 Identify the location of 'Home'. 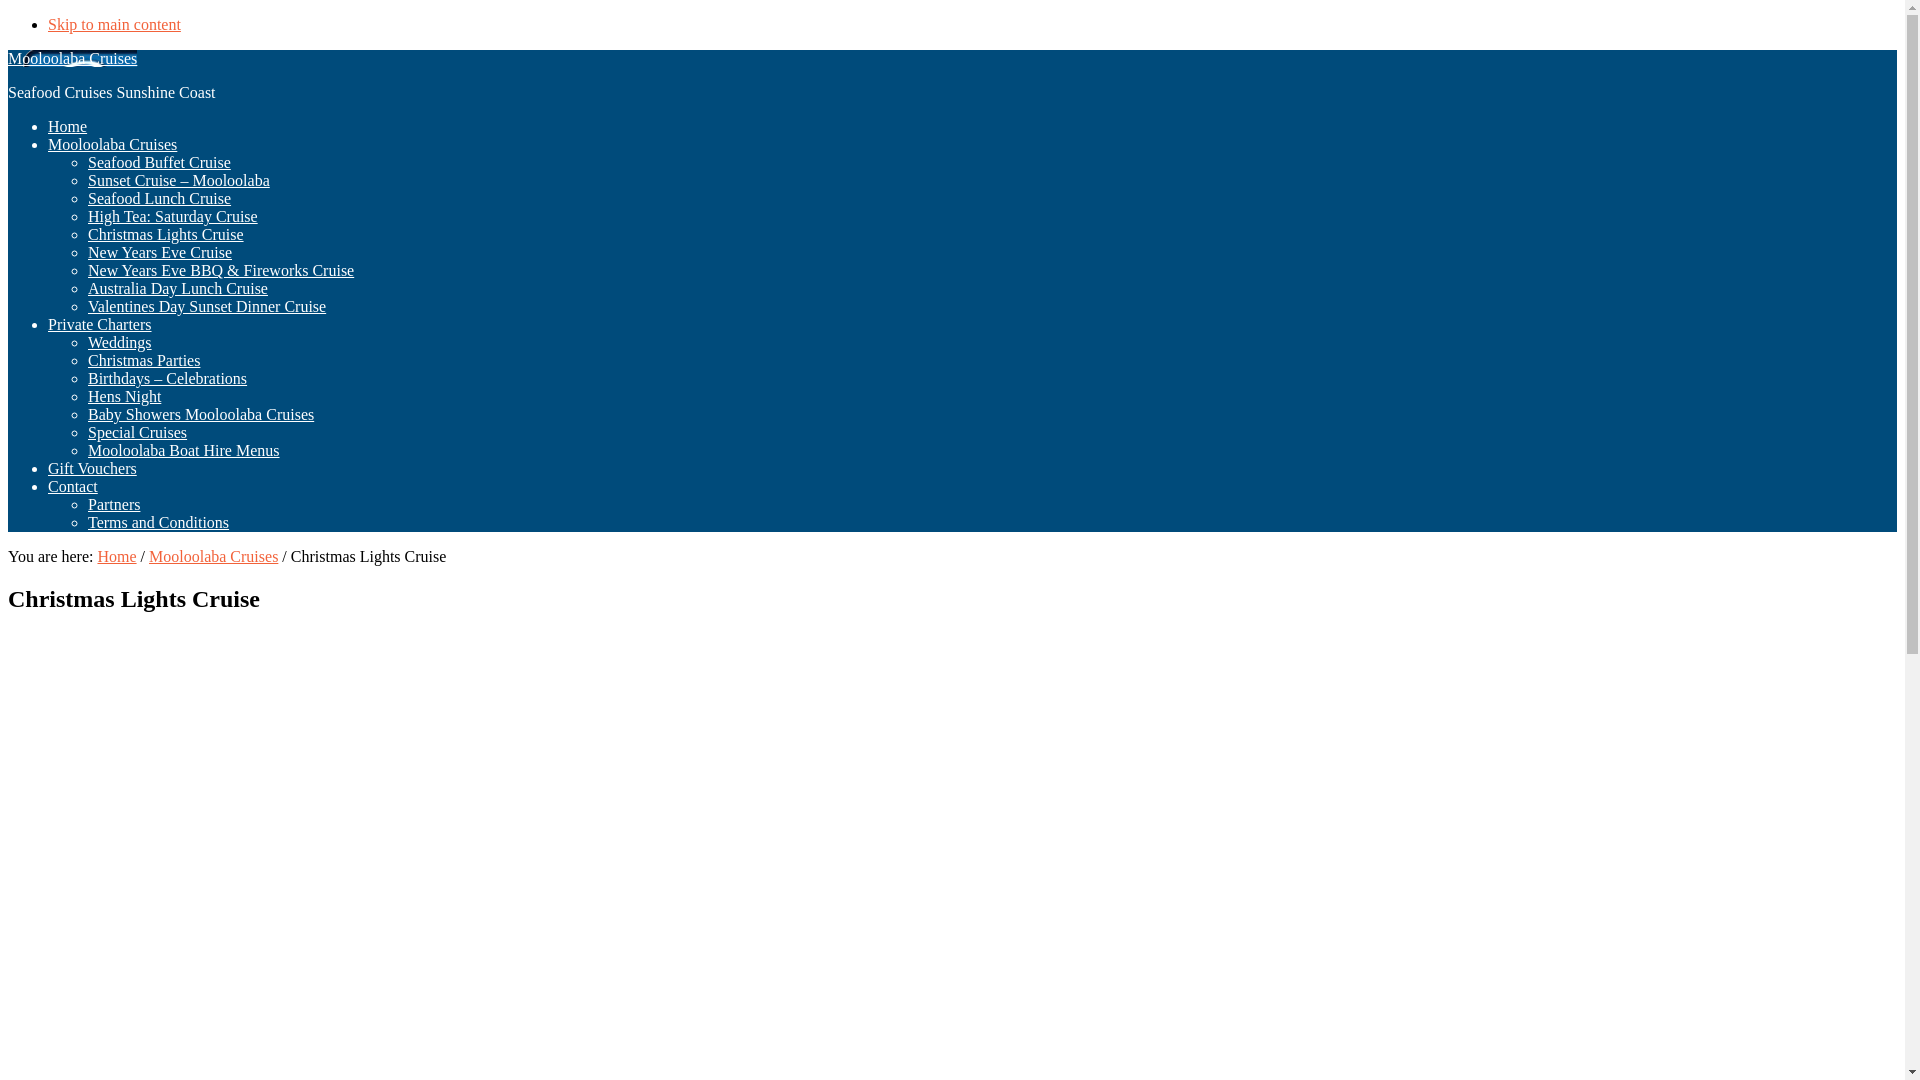
(67, 126).